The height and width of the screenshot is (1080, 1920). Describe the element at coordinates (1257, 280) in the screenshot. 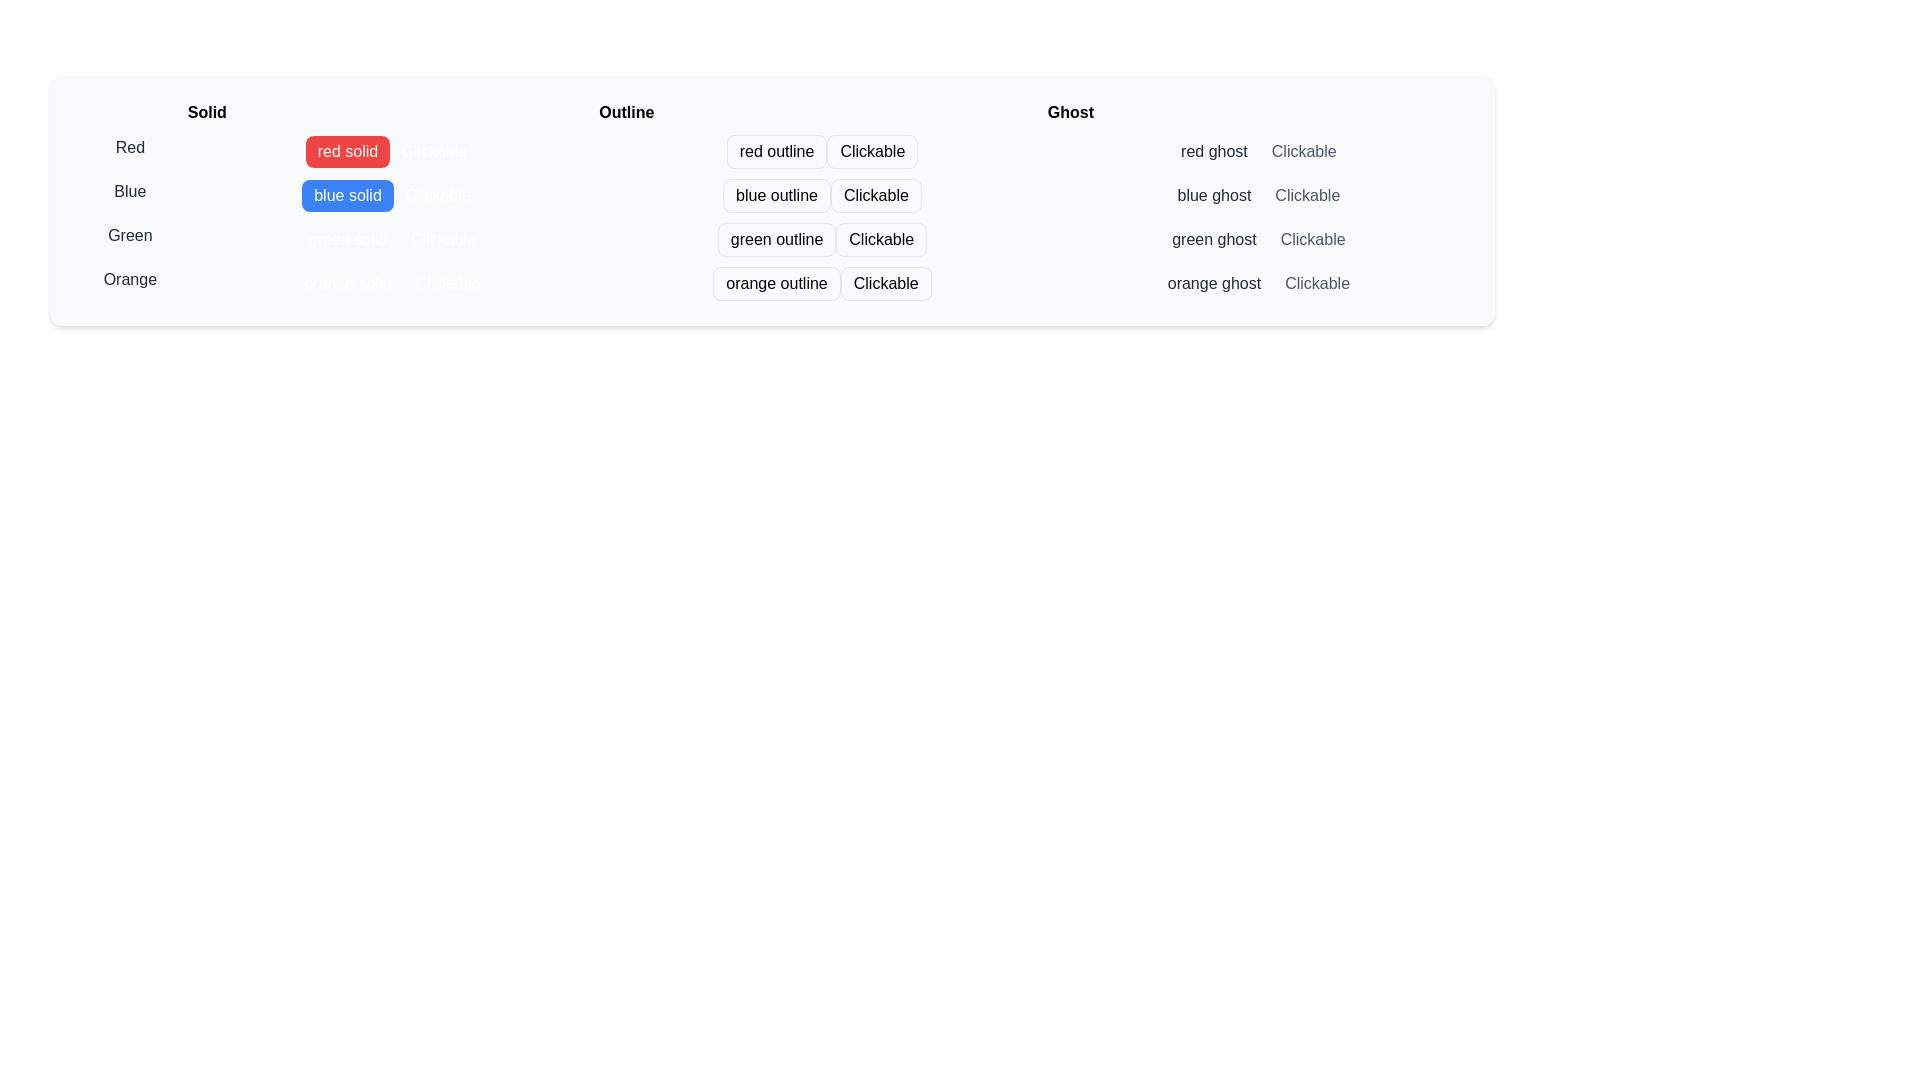

I see `the Text label displaying 'orange ghost' and 'Clickable' in the bottom-most row of the 'Ghost' column of the table` at that location.